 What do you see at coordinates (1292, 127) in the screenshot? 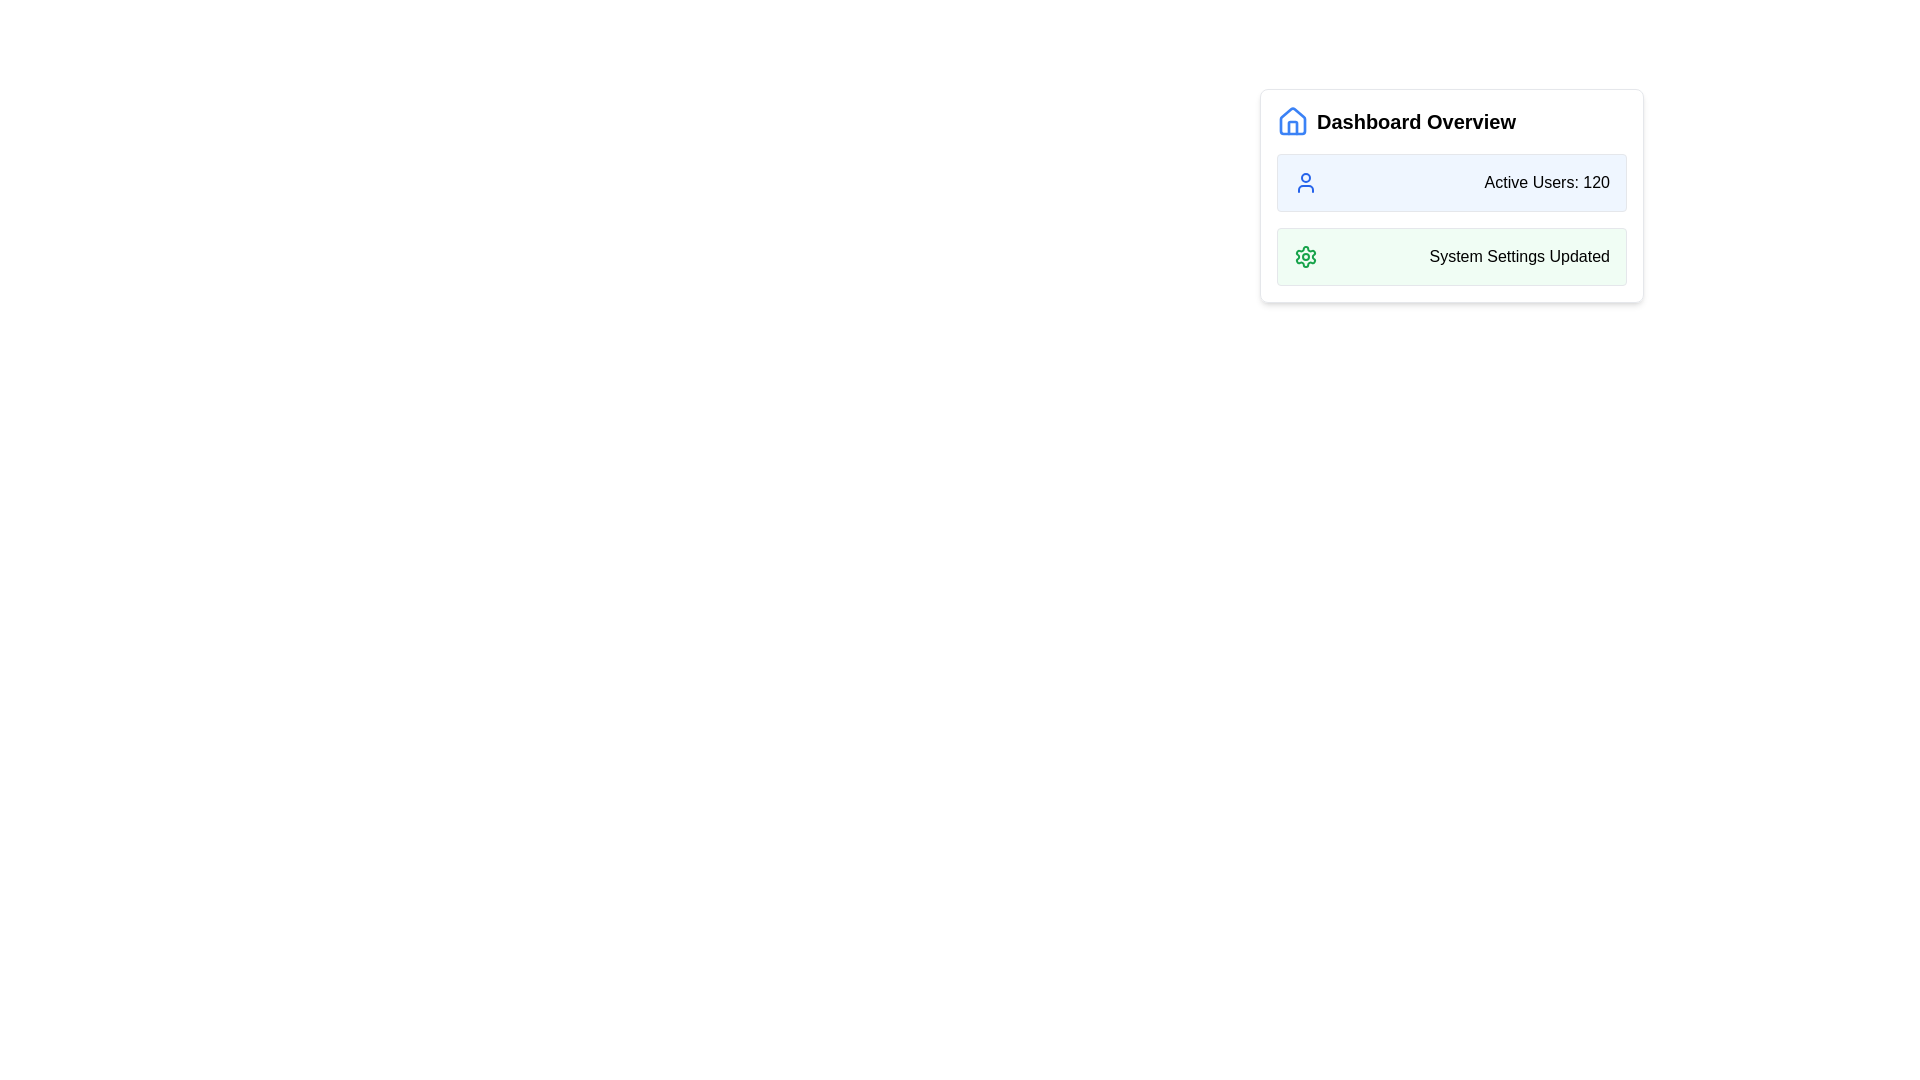
I see `the door element of the house icon located in the top-left section of the 'Dashboard Overview' card` at bounding box center [1292, 127].